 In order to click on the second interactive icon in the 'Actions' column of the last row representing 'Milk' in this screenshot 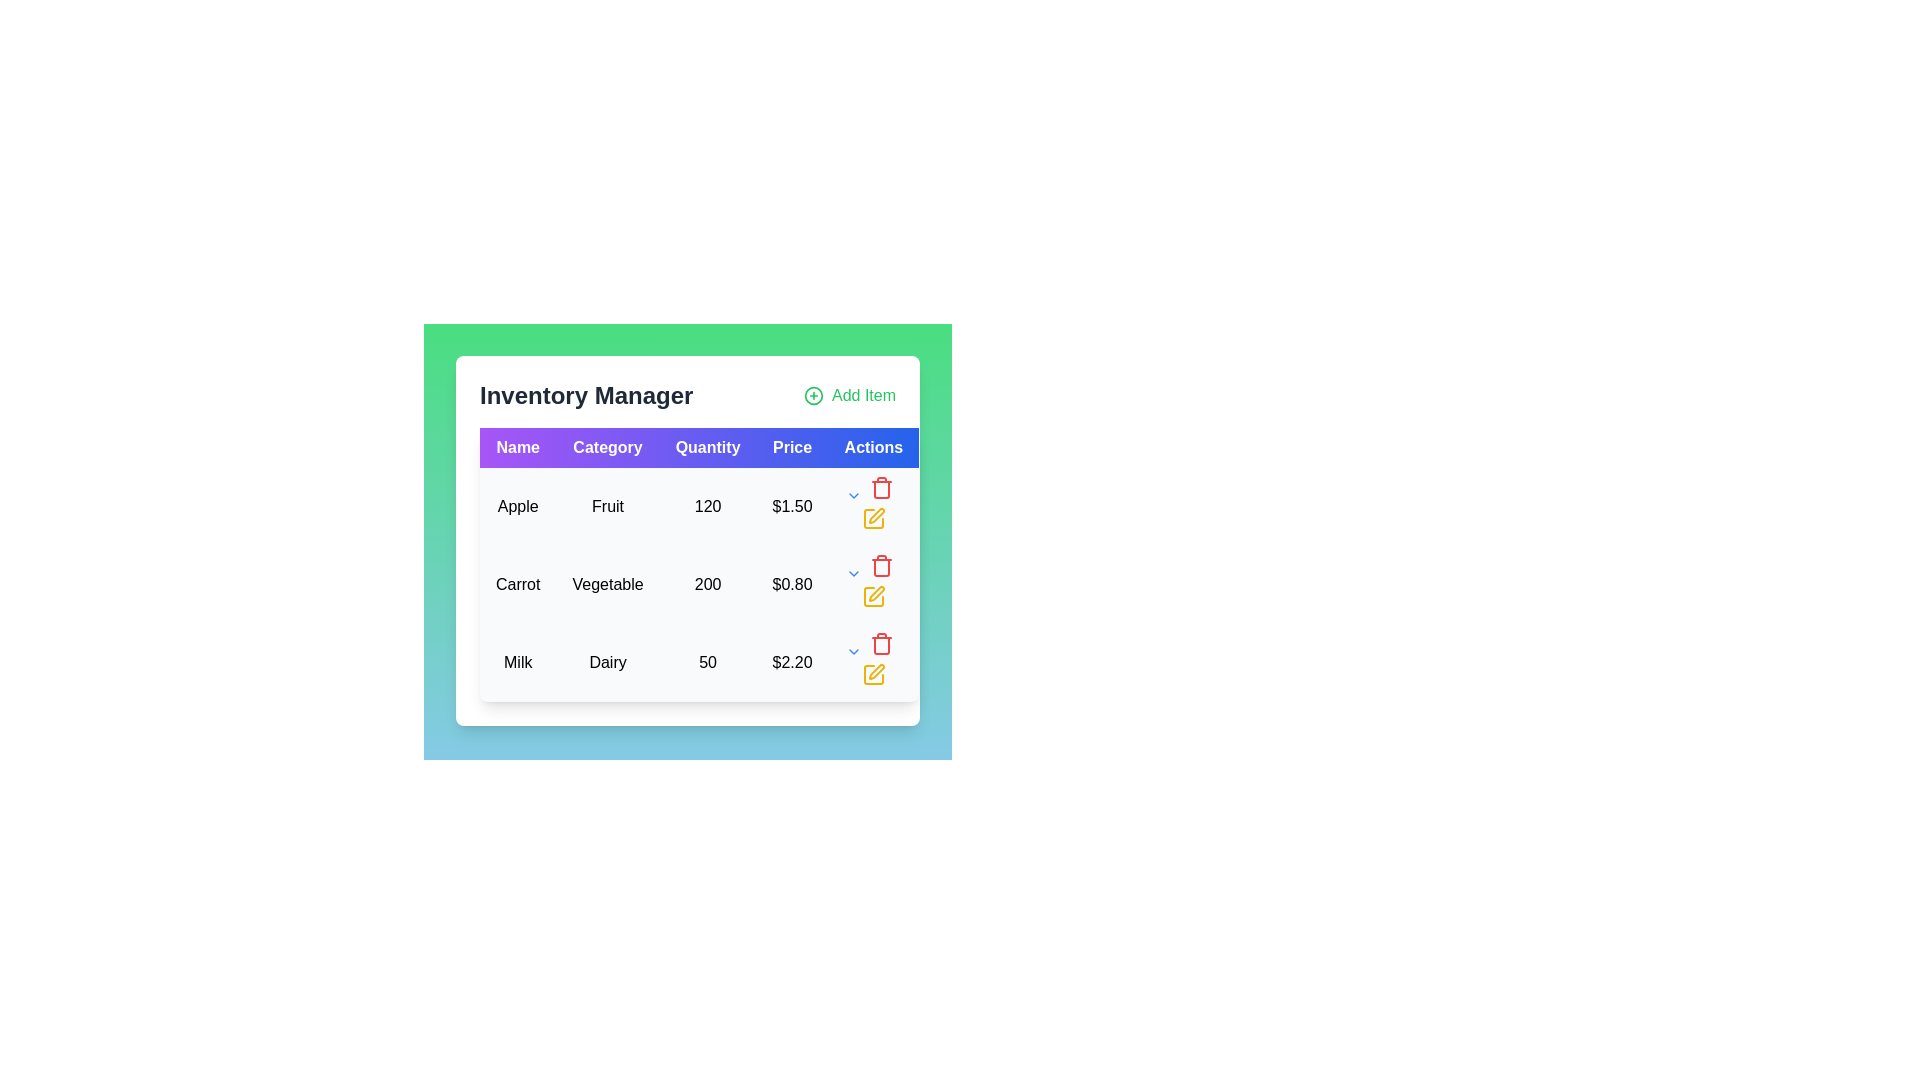, I will do `click(873, 675)`.